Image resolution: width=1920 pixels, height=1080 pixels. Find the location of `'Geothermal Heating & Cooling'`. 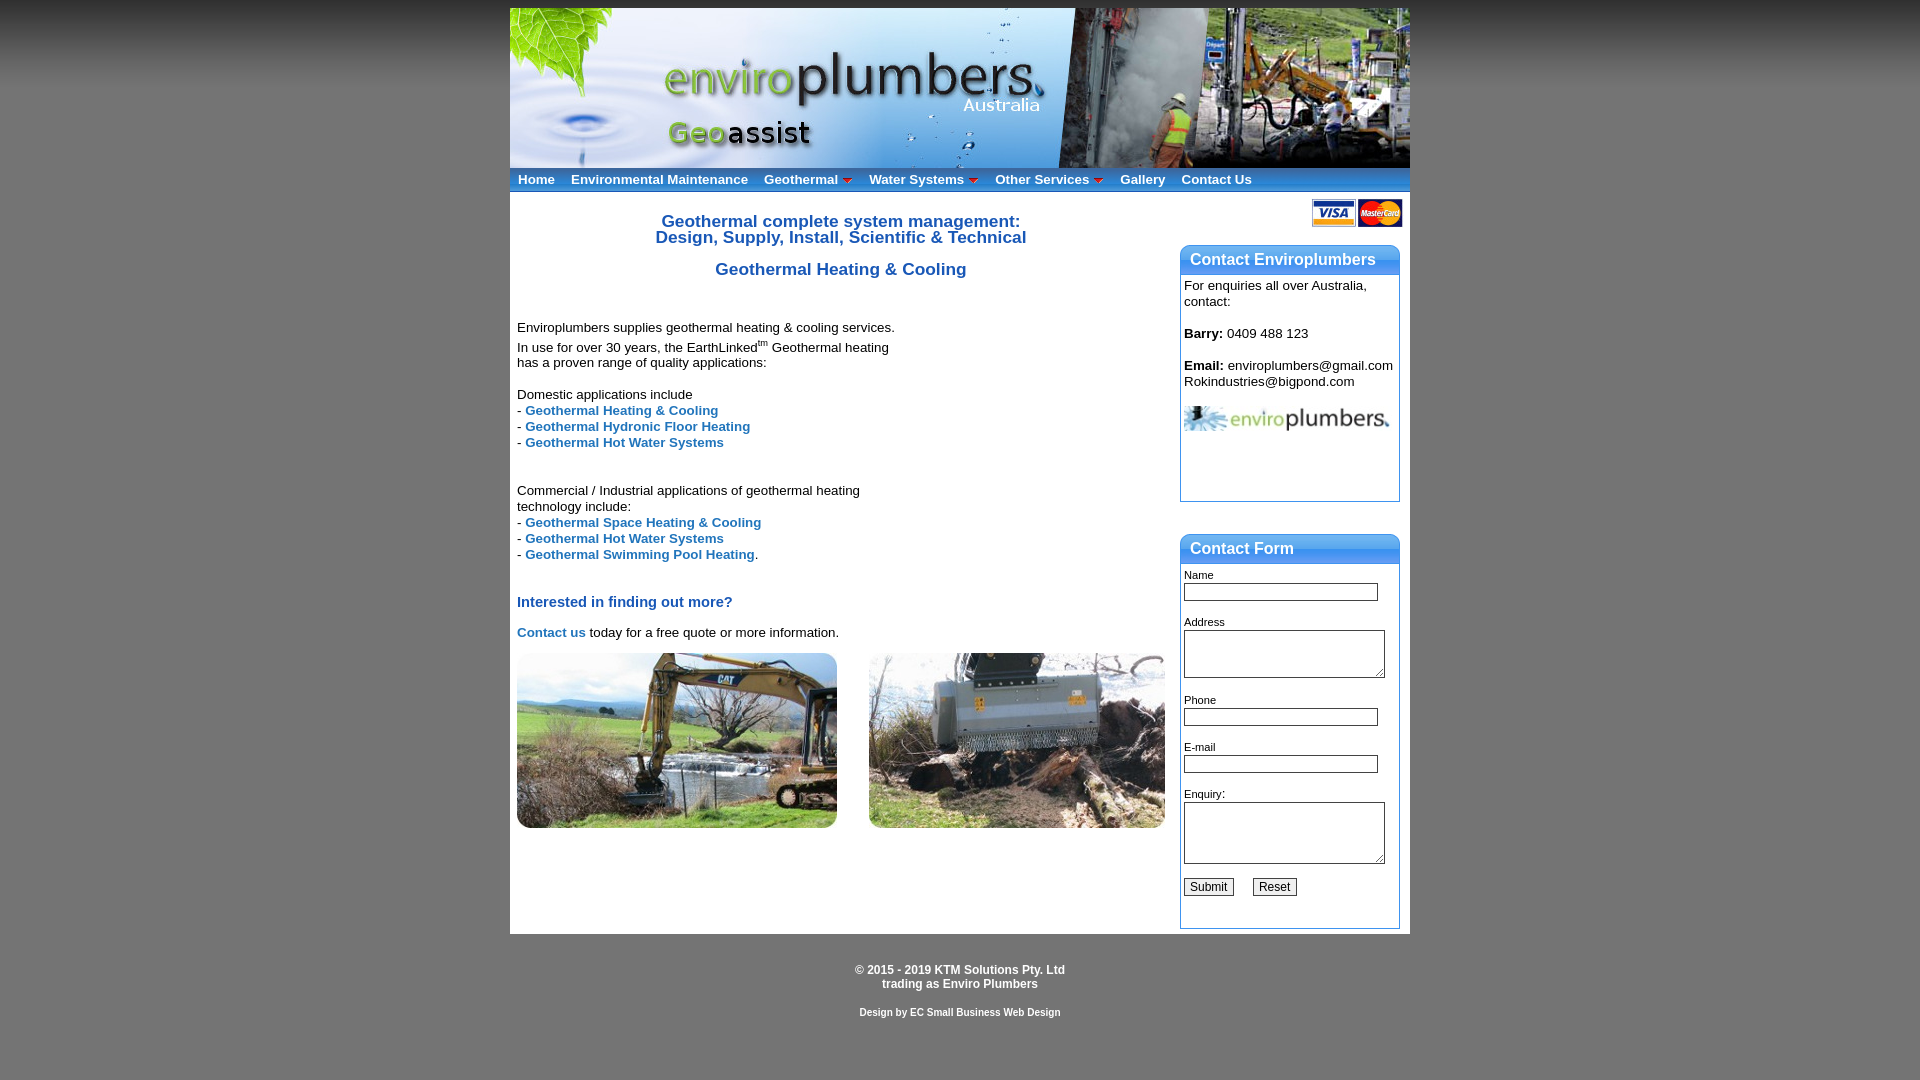

'Geothermal Heating & Cooling' is located at coordinates (620, 409).